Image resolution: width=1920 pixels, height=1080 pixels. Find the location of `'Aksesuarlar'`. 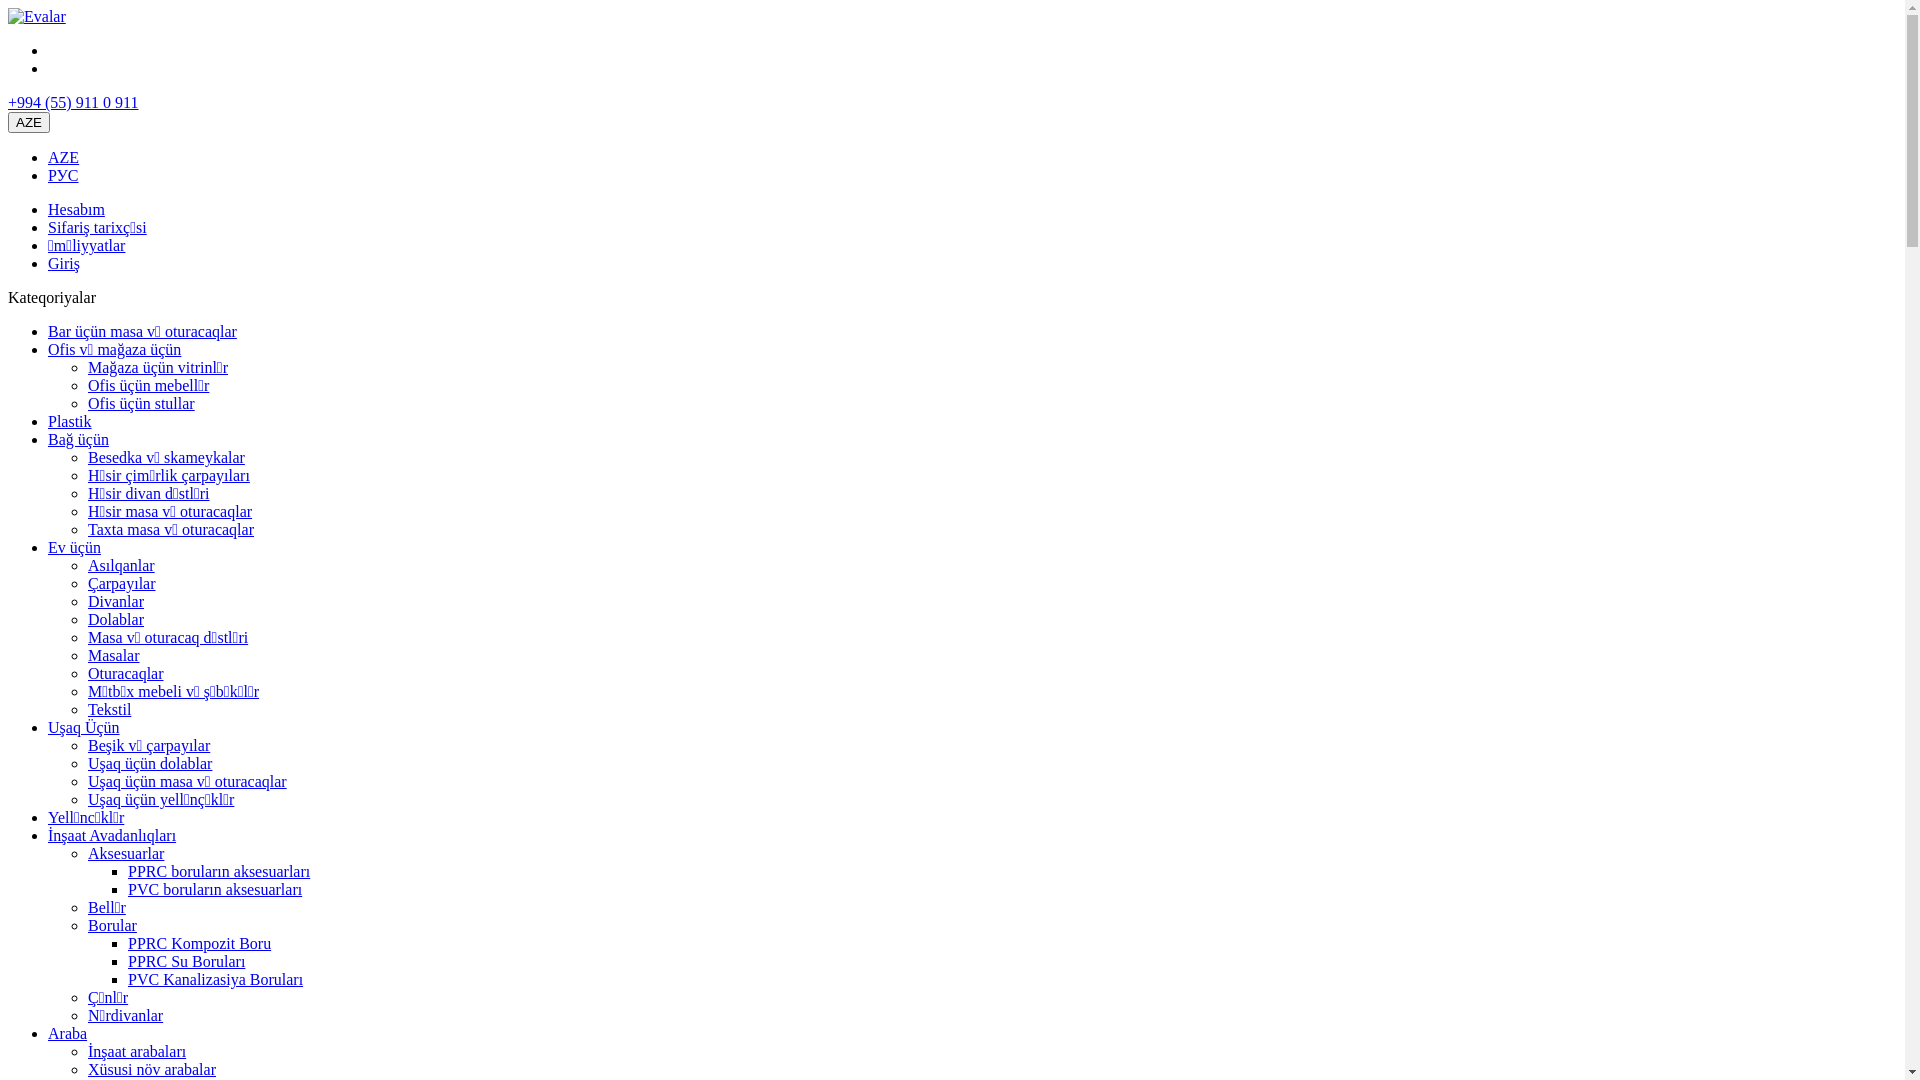

'Aksesuarlar' is located at coordinates (124, 853).